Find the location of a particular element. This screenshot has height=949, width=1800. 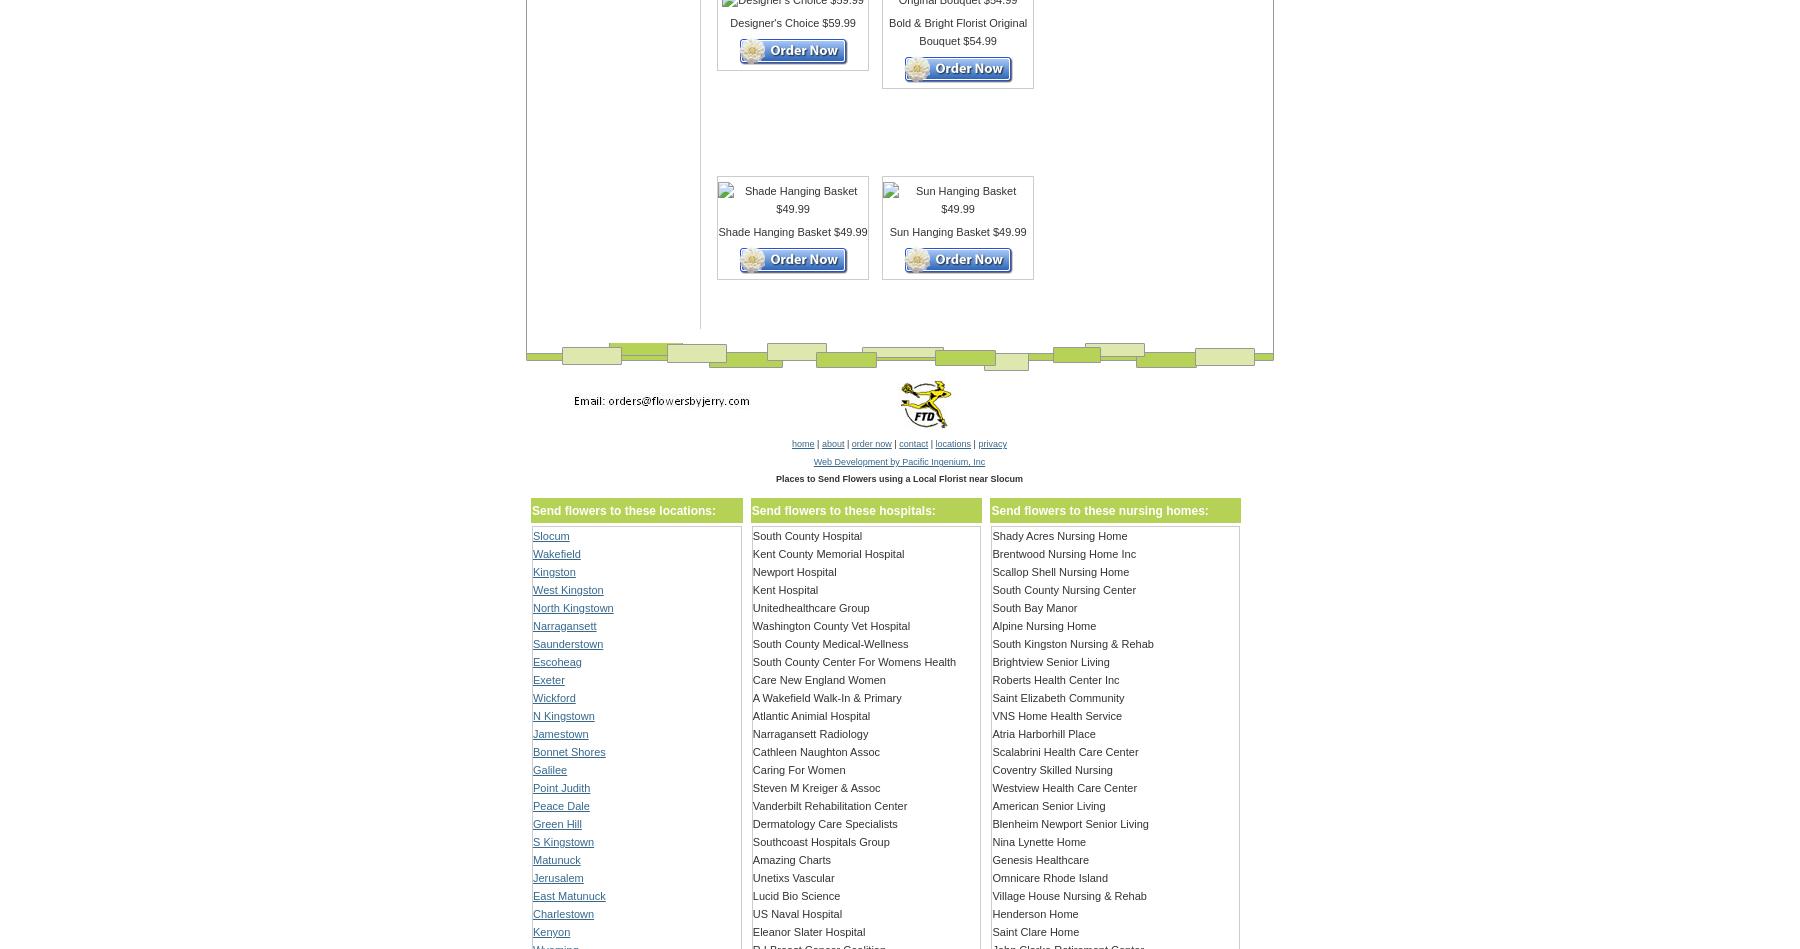

'Kenyon' is located at coordinates (550, 931).